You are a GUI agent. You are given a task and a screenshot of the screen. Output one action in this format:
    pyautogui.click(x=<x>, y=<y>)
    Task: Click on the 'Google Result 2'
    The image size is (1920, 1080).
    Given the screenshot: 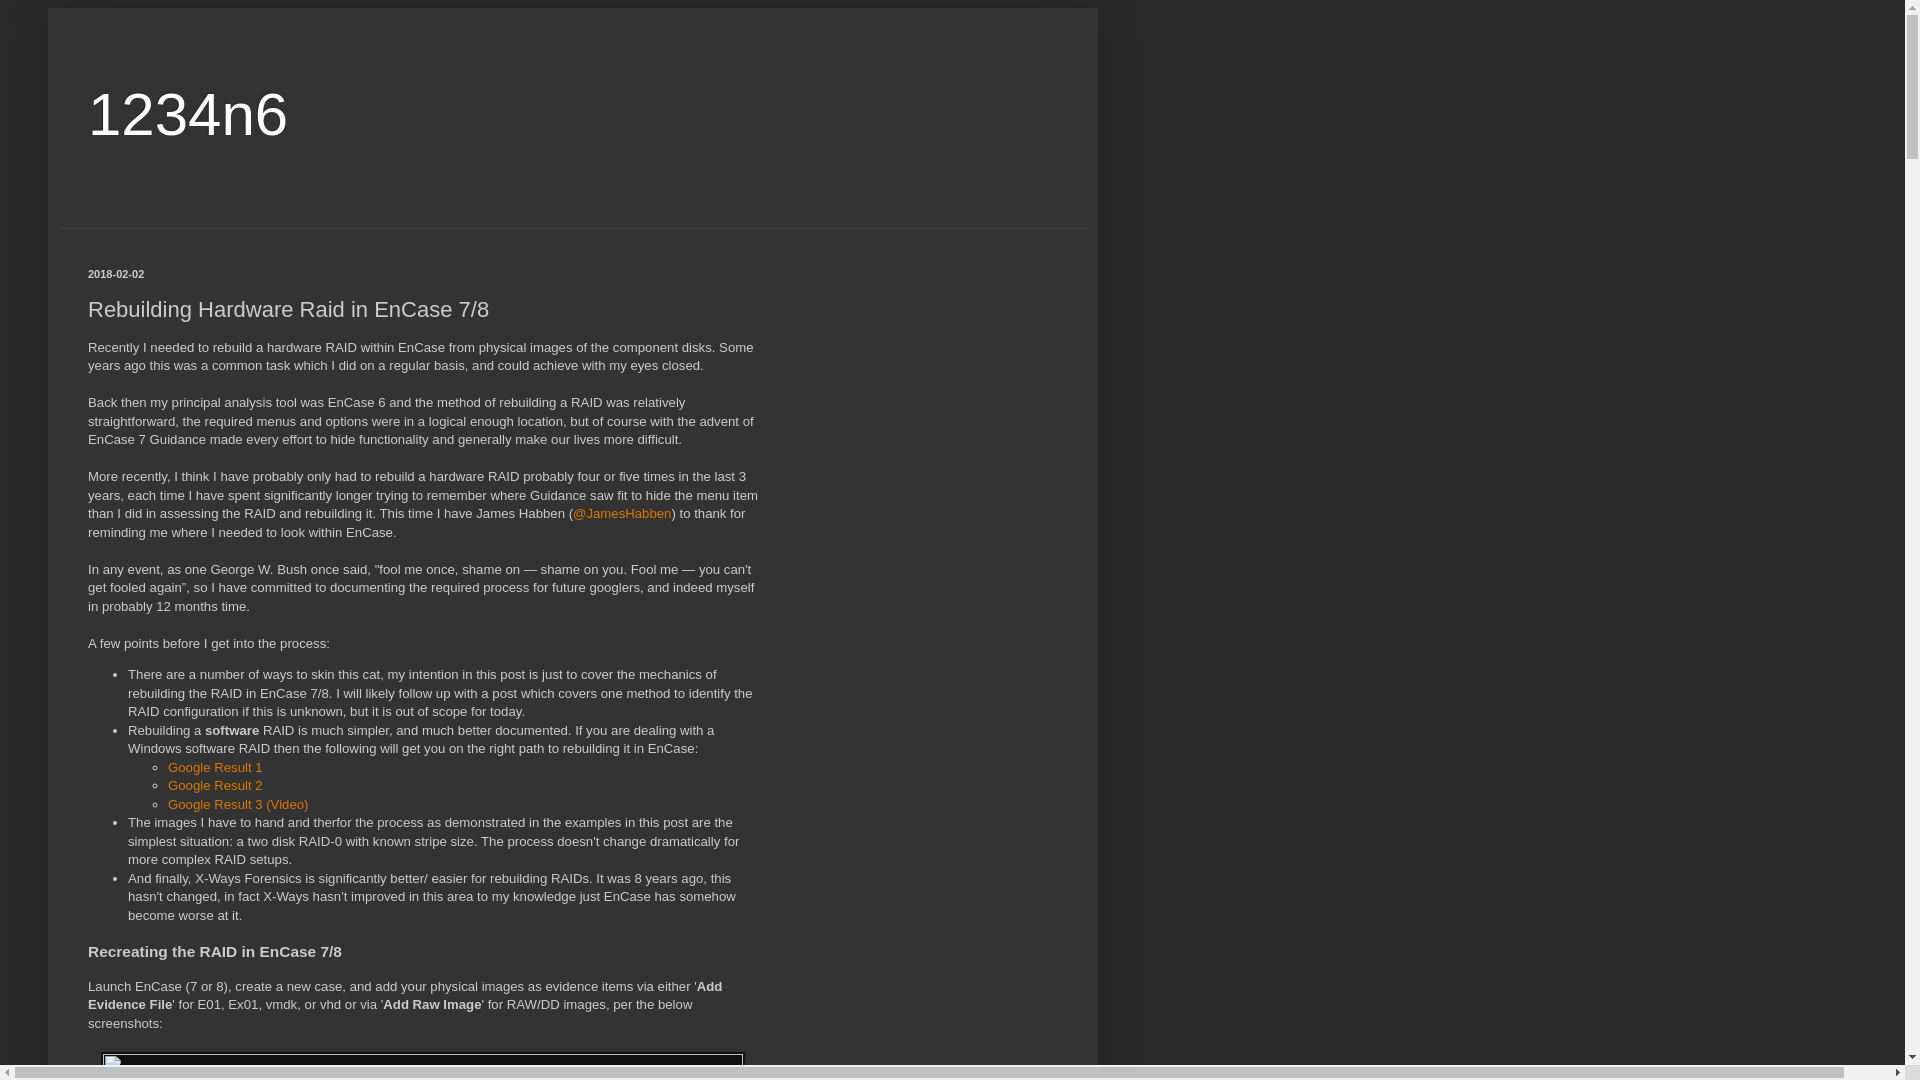 What is the action you would take?
    pyautogui.click(x=215, y=784)
    